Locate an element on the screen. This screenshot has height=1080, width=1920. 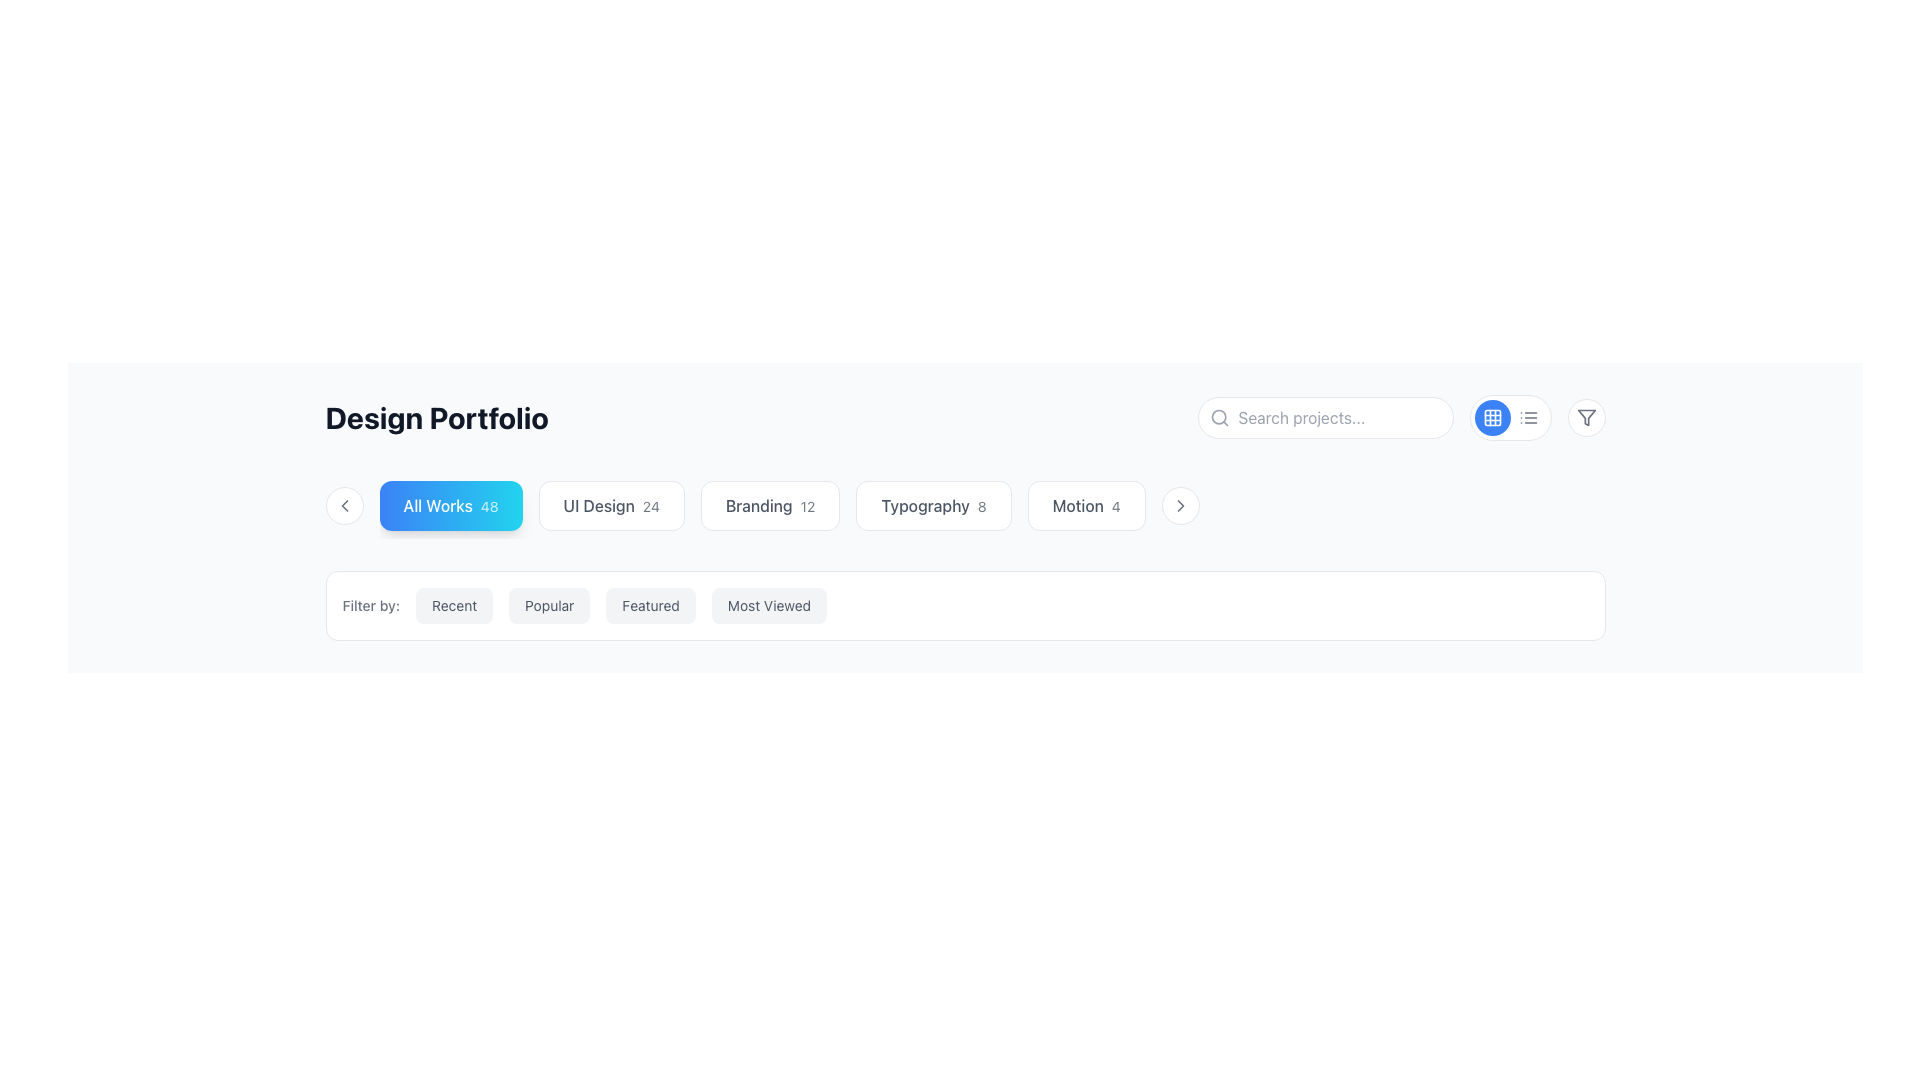
the interactive button in the top-right corner of the interface is located at coordinates (1492, 416).